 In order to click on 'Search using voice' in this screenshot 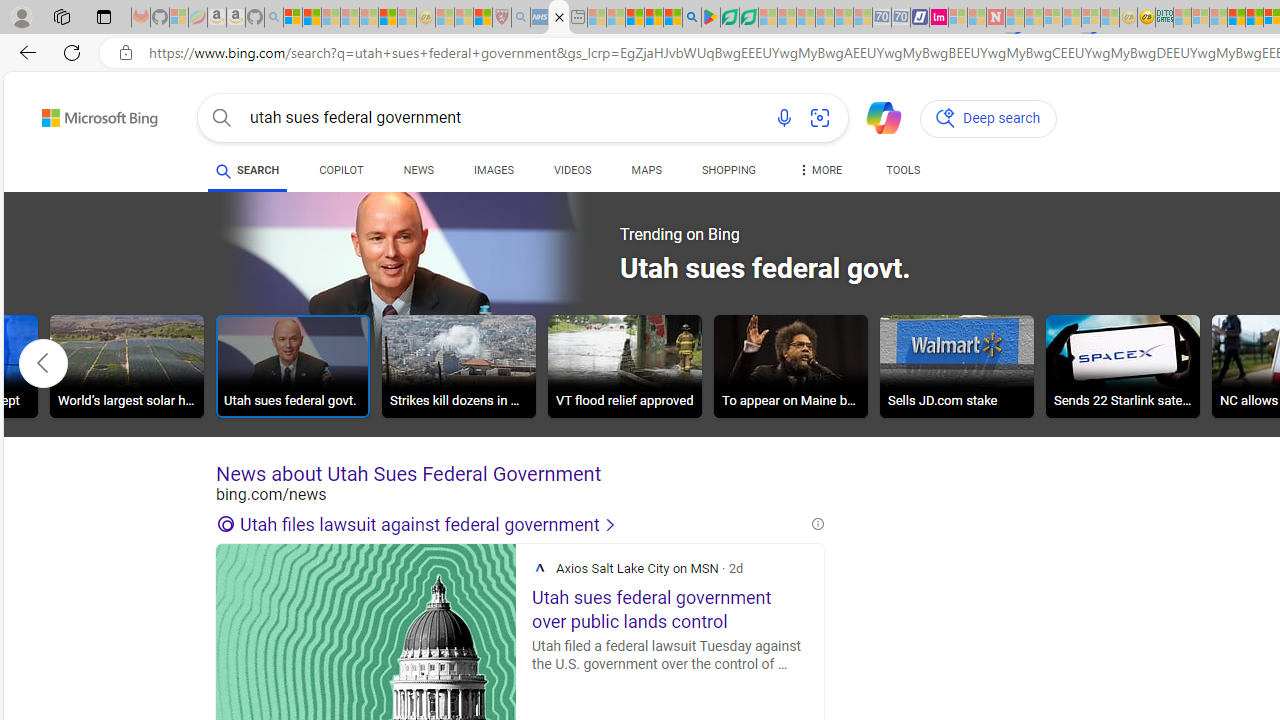, I will do `click(783, 118)`.